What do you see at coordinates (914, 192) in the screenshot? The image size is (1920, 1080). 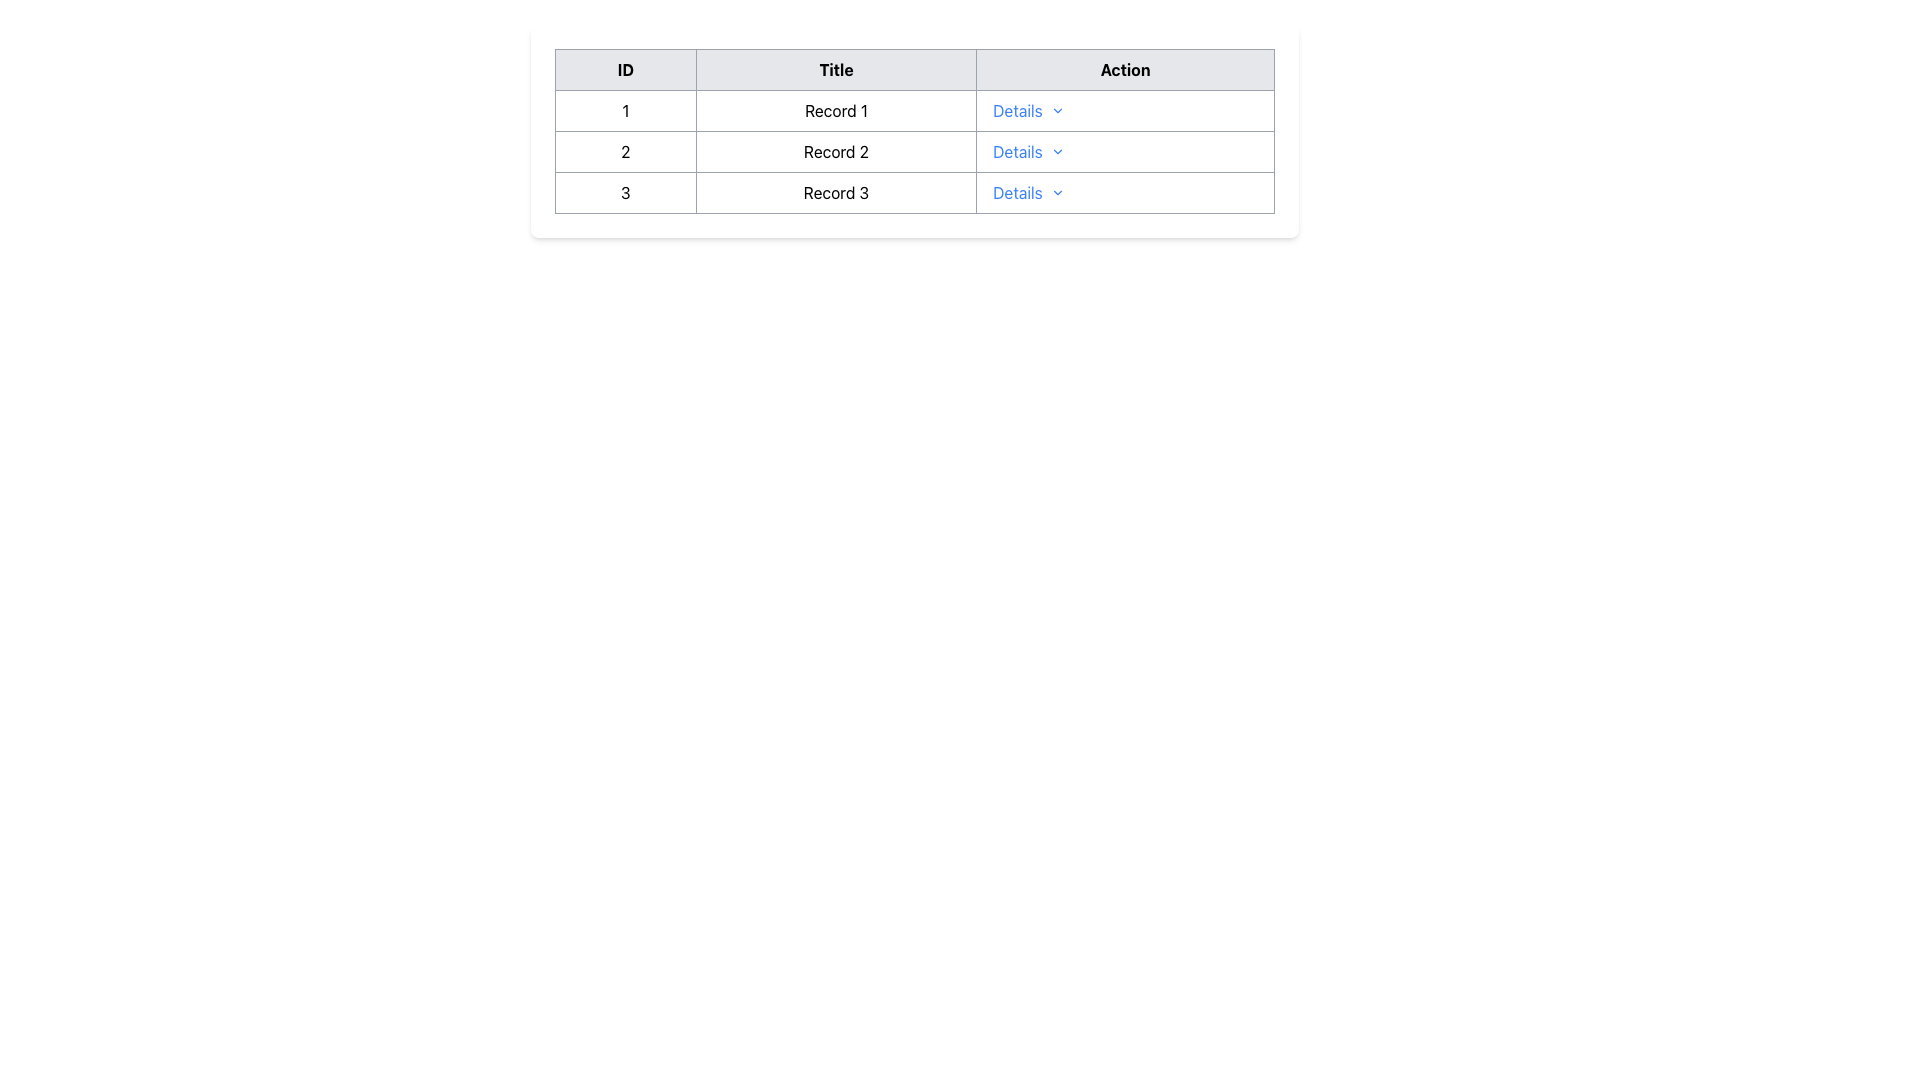 I see `the third row of the table, which contains an actionable link for a specific record, to trigger hover effects` at bounding box center [914, 192].